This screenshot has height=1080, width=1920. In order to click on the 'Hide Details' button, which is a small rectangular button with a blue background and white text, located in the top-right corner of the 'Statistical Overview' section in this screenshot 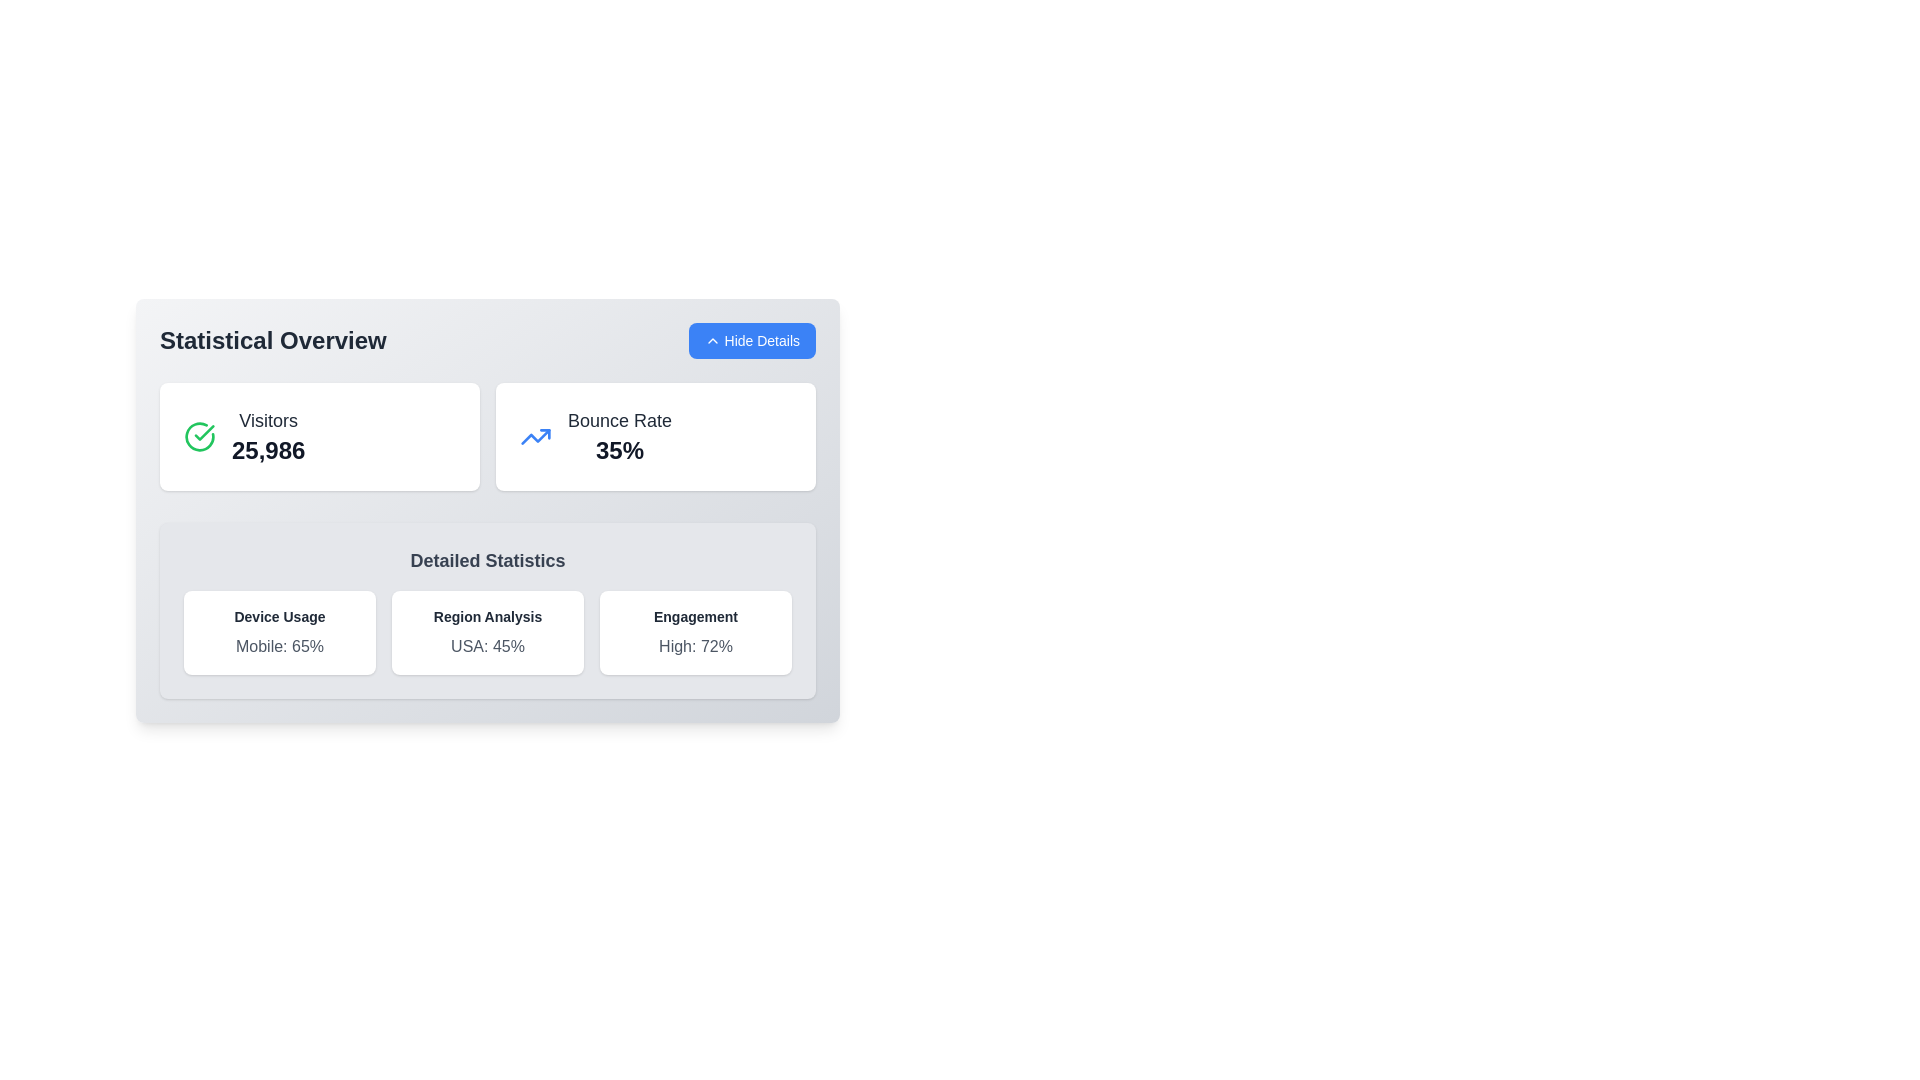, I will do `click(751, 339)`.